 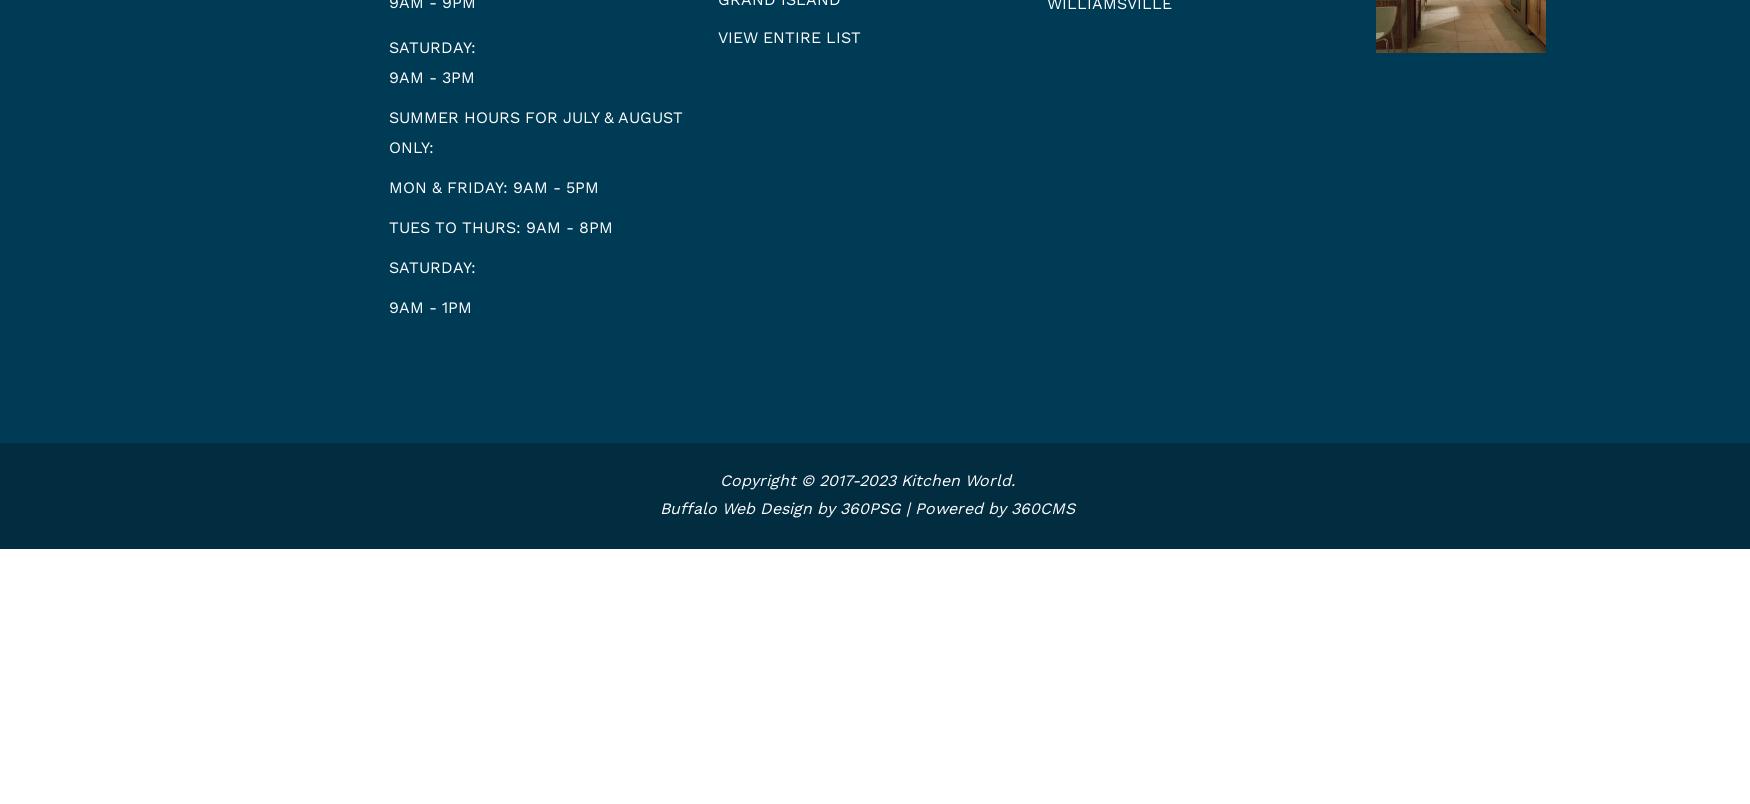 I want to click on 'Buffalo Web Design', so click(x=736, y=508).